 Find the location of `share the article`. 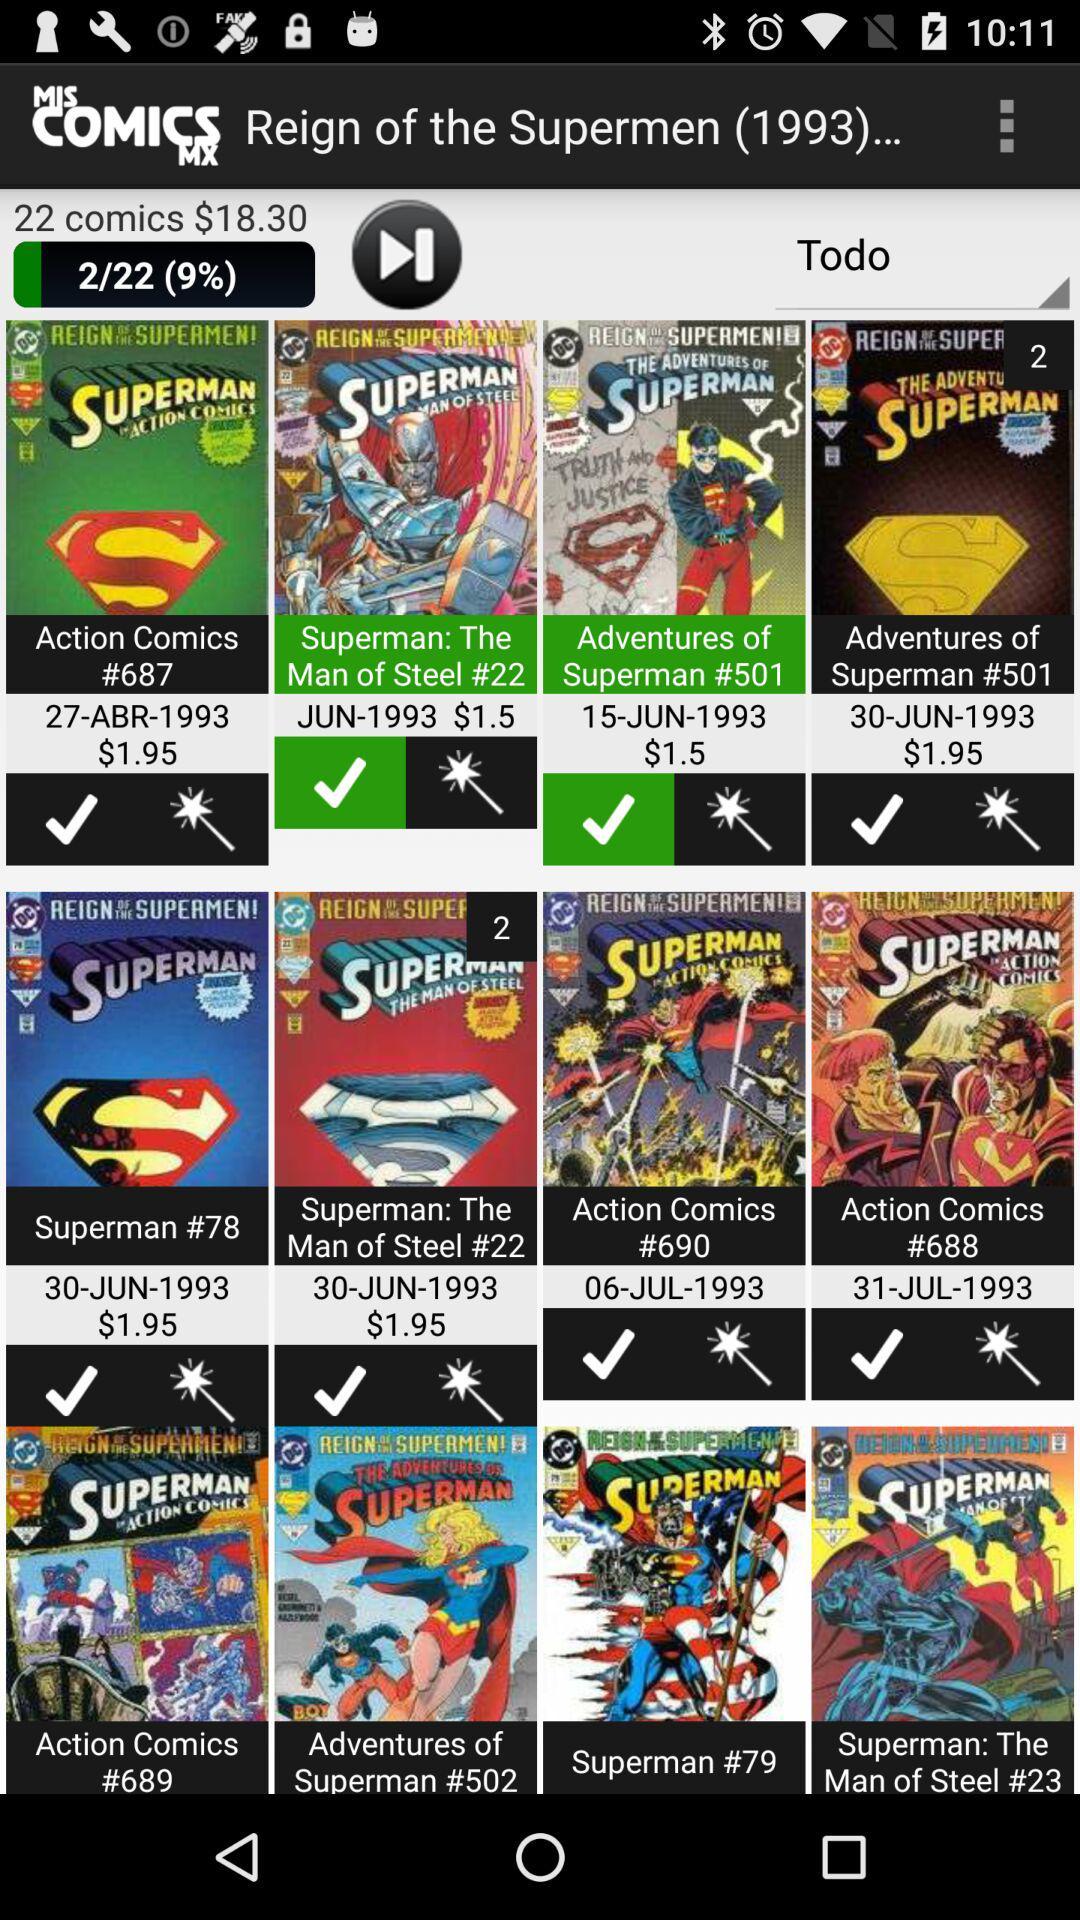

share the article is located at coordinates (739, 819).